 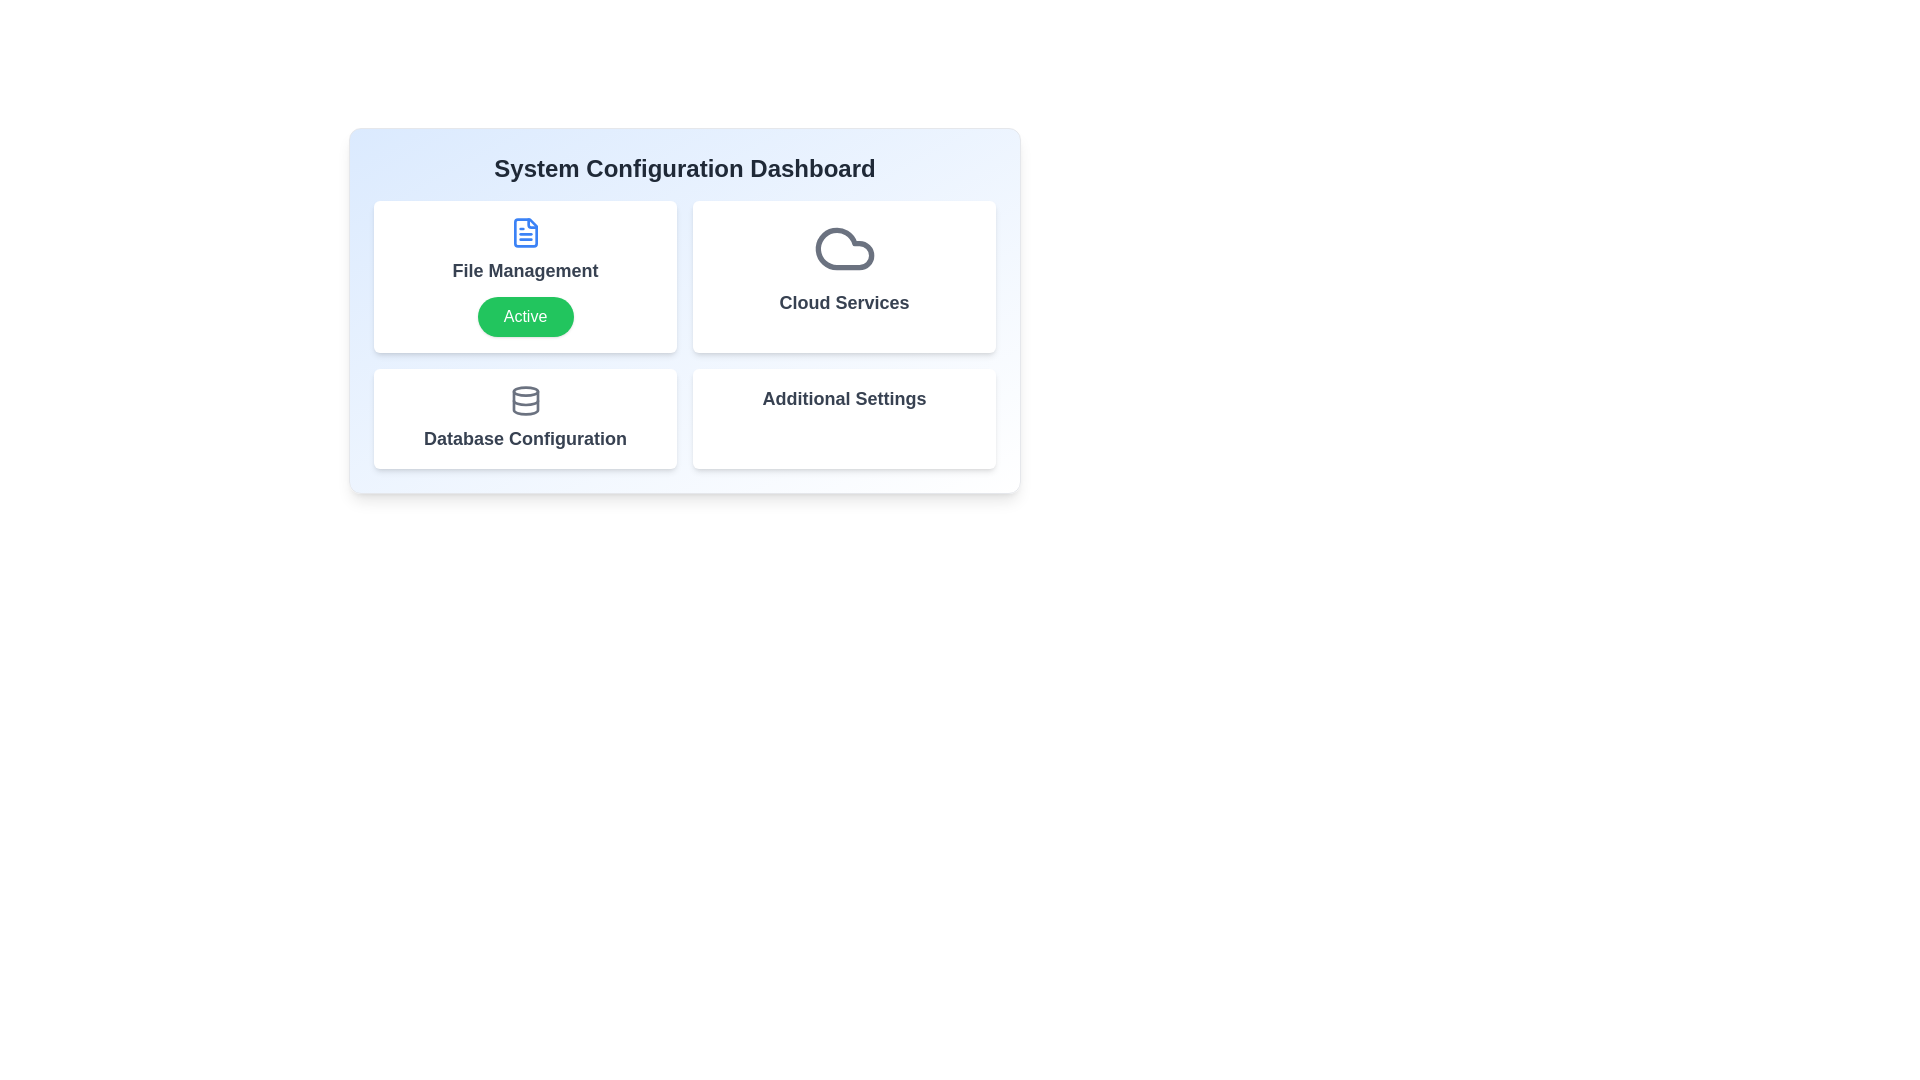 I want to click on the 'Additional Settings' static text label, which is displayed in a large, bold font on a dark gray background within a white, rounded rectangular card located in the bottom-right corner of the grid layout, so click(x=844, y=398).